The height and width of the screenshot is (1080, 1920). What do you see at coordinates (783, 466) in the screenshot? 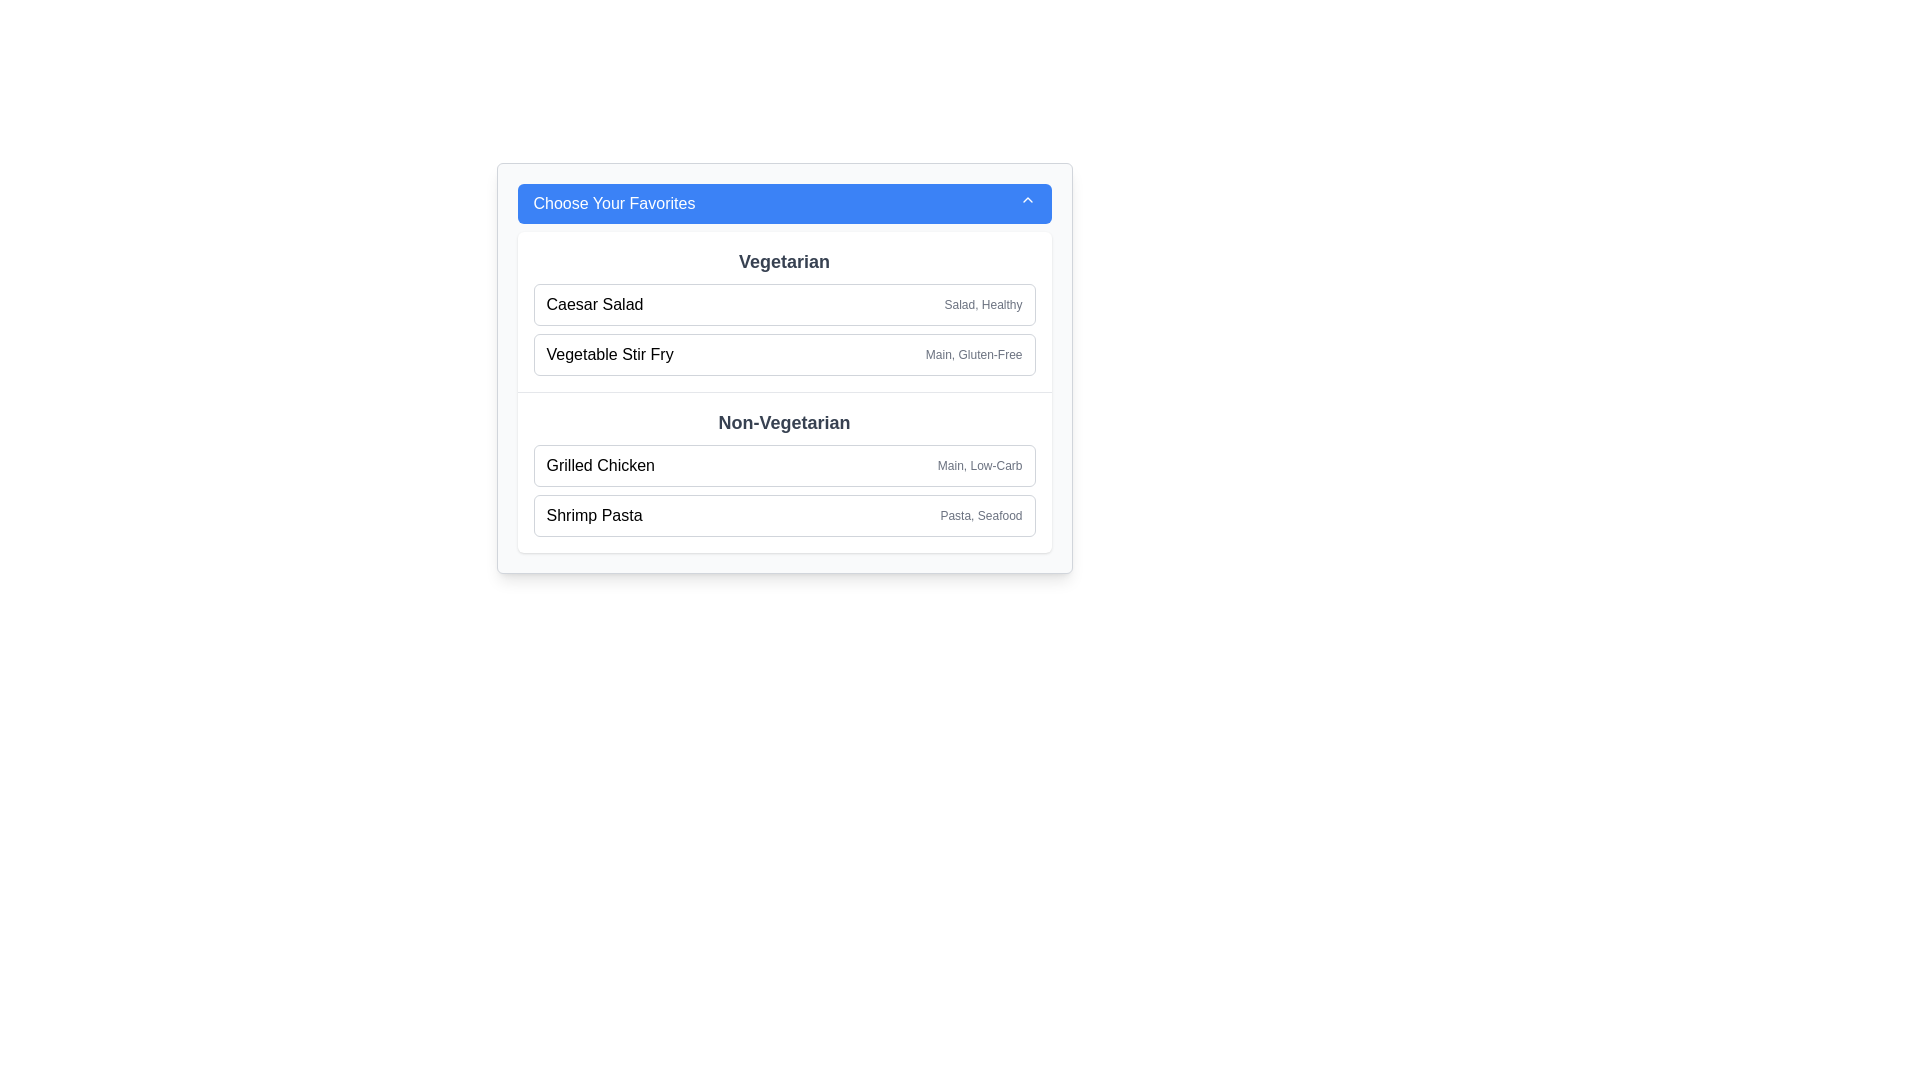
I see `the first interactive list item under the 'Non-Vegetarian' category, which provides information about a dish, likely for menu selection` at bounding box center [783, 466].